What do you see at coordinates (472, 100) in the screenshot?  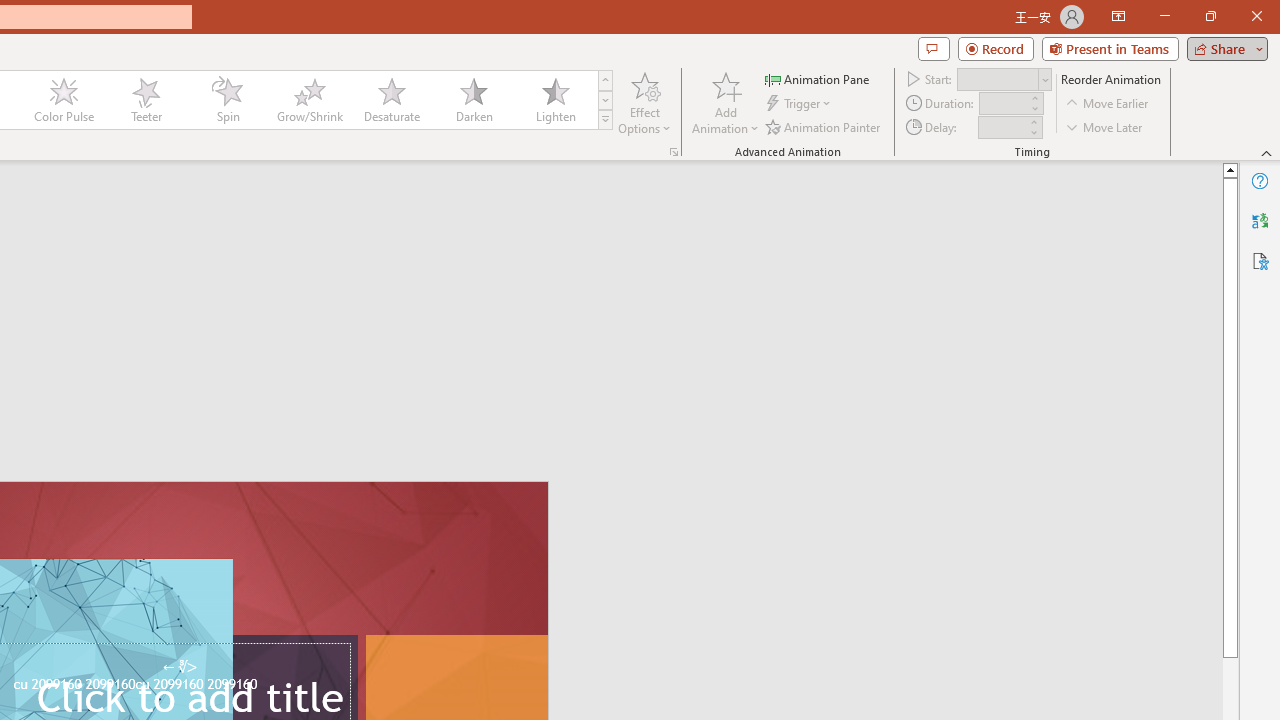 I see `'Darken'` at bounding box center [472, 100].